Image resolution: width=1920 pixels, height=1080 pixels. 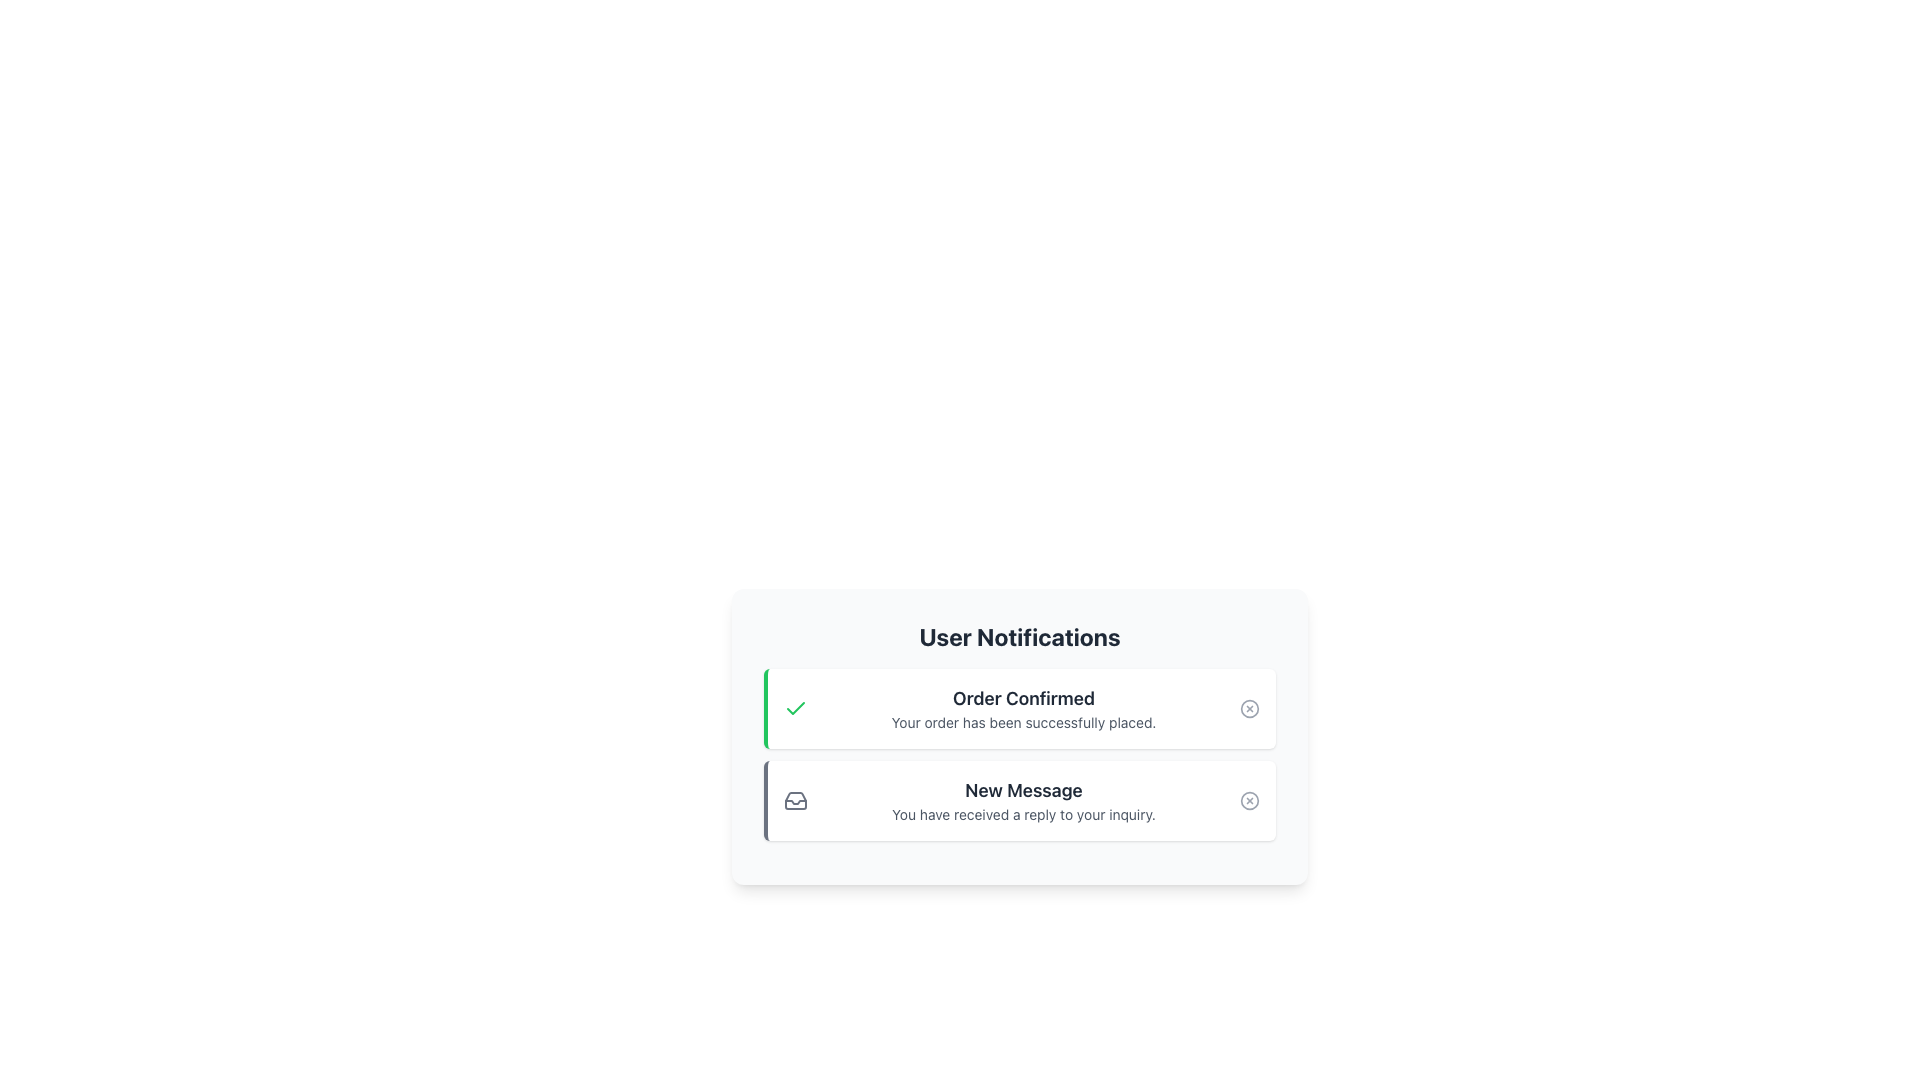 I want to click on the notification icon located at the top-left corner of the notification card that contains the text 'New Message.', so click(x=795, y=800).